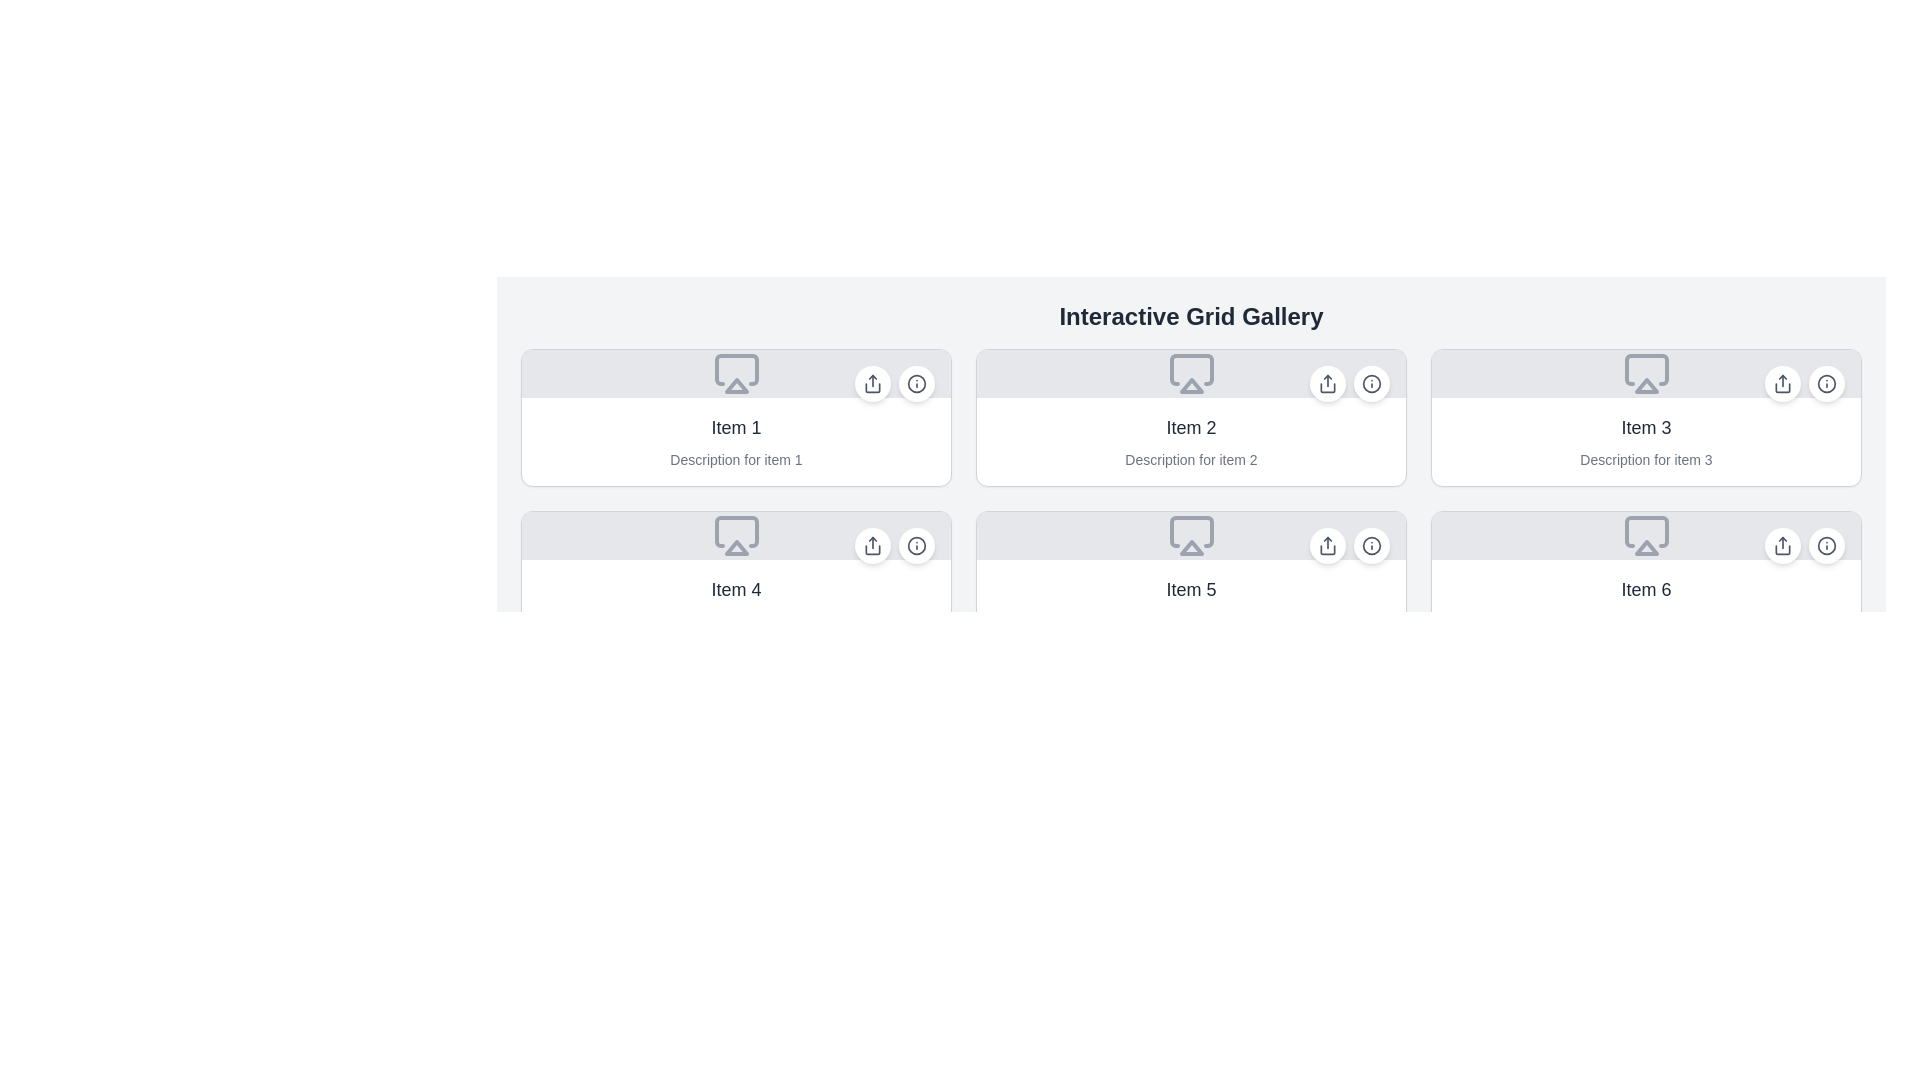 Image resolution: width=1920 pixels, height=1080 pixels. I want to click on the descriptive text element located below the title 'Item 3', which provides secondary information for the user, so click(1646, 459).